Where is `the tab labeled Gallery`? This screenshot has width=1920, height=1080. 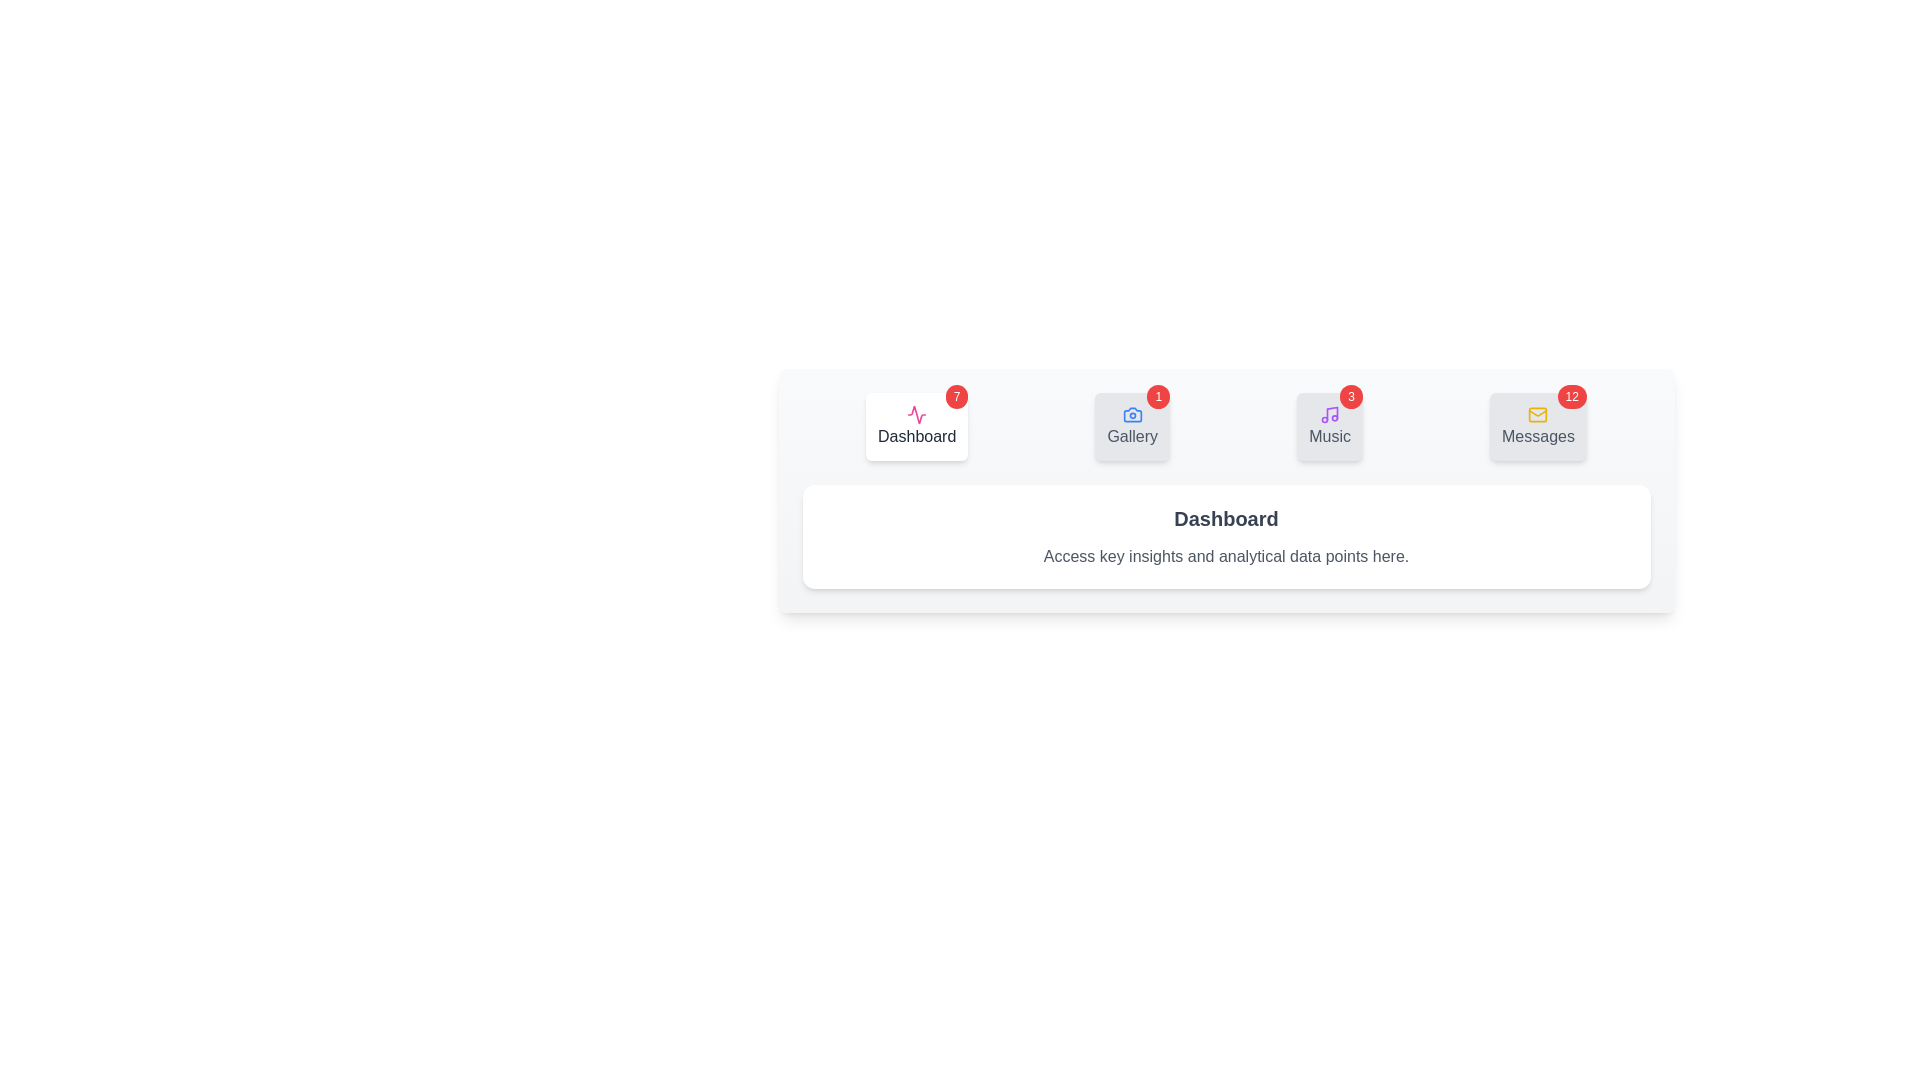
the tab labeled Gallery is located at coordinates (1132, 426).